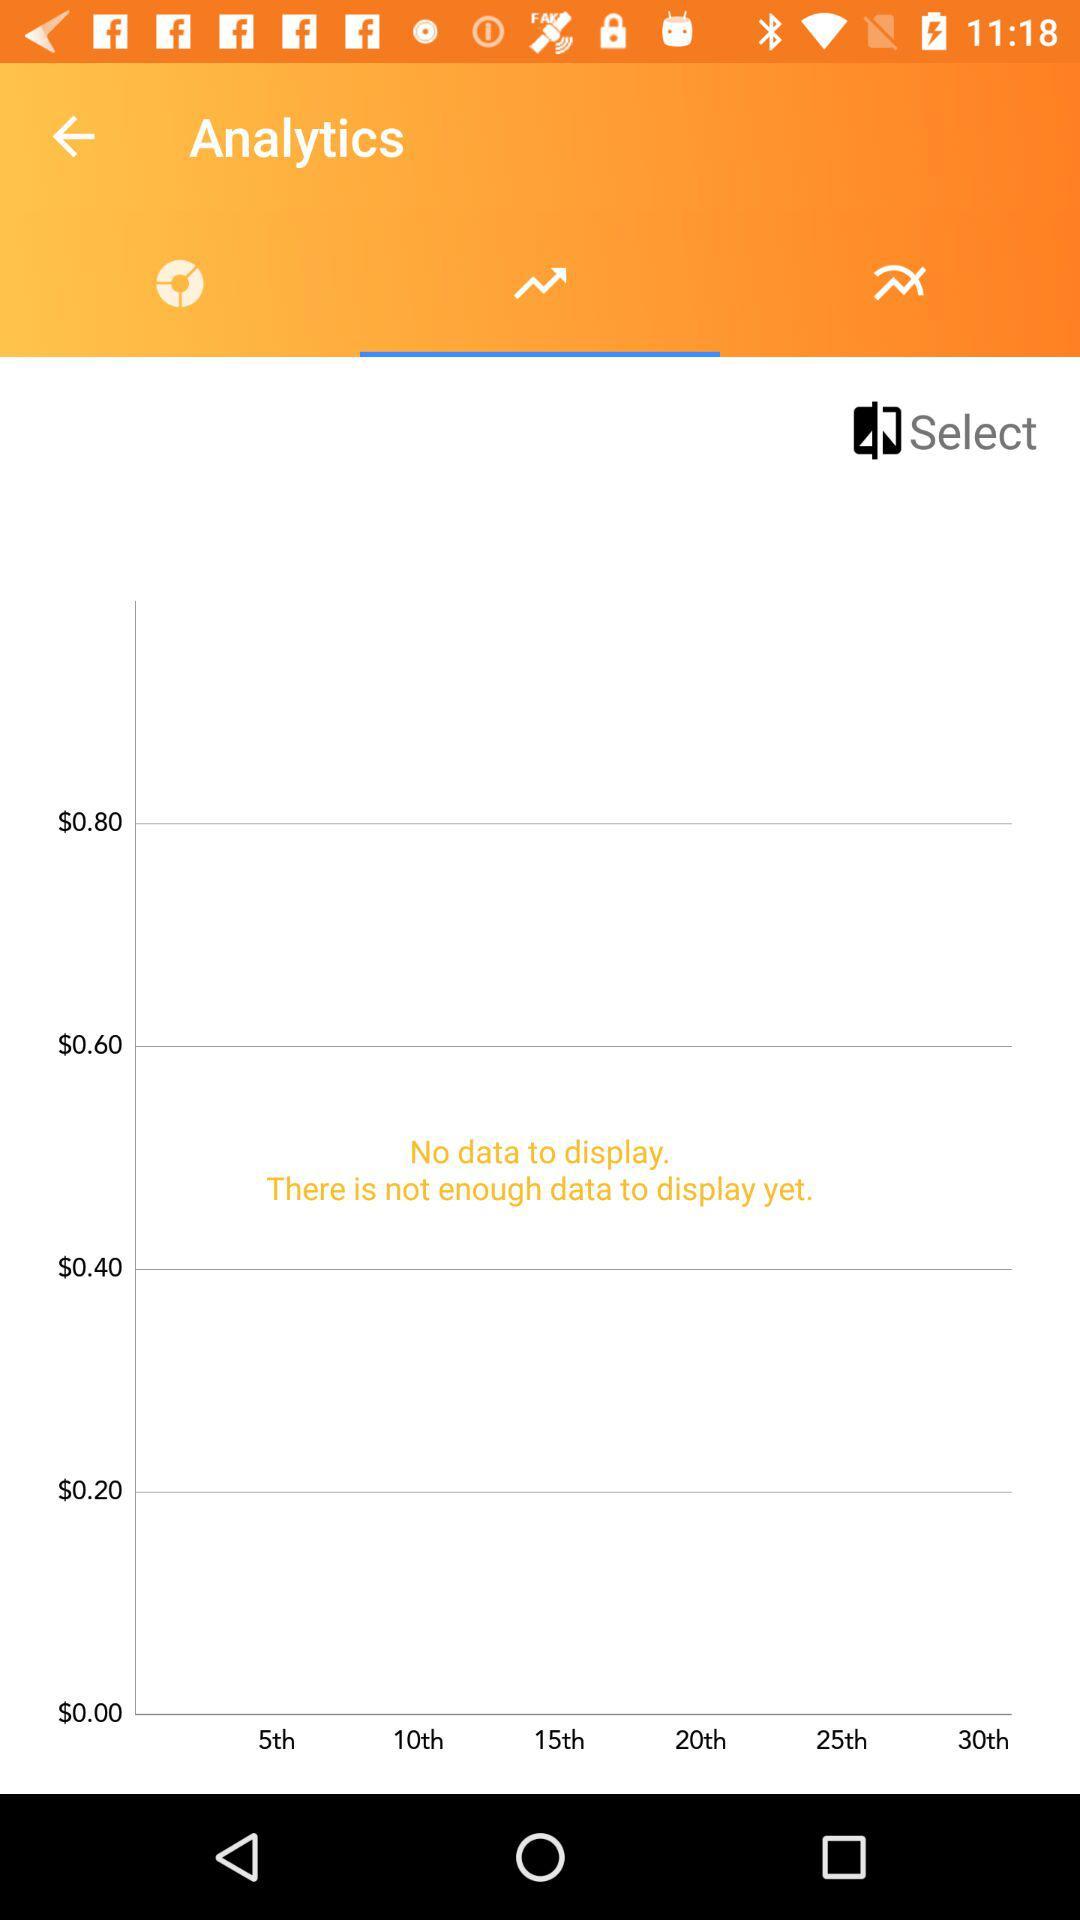  What do you see at coordinates (72, 135) in the screenshot?
I see `the icon next to analytics` at bounding box center [72, 135].